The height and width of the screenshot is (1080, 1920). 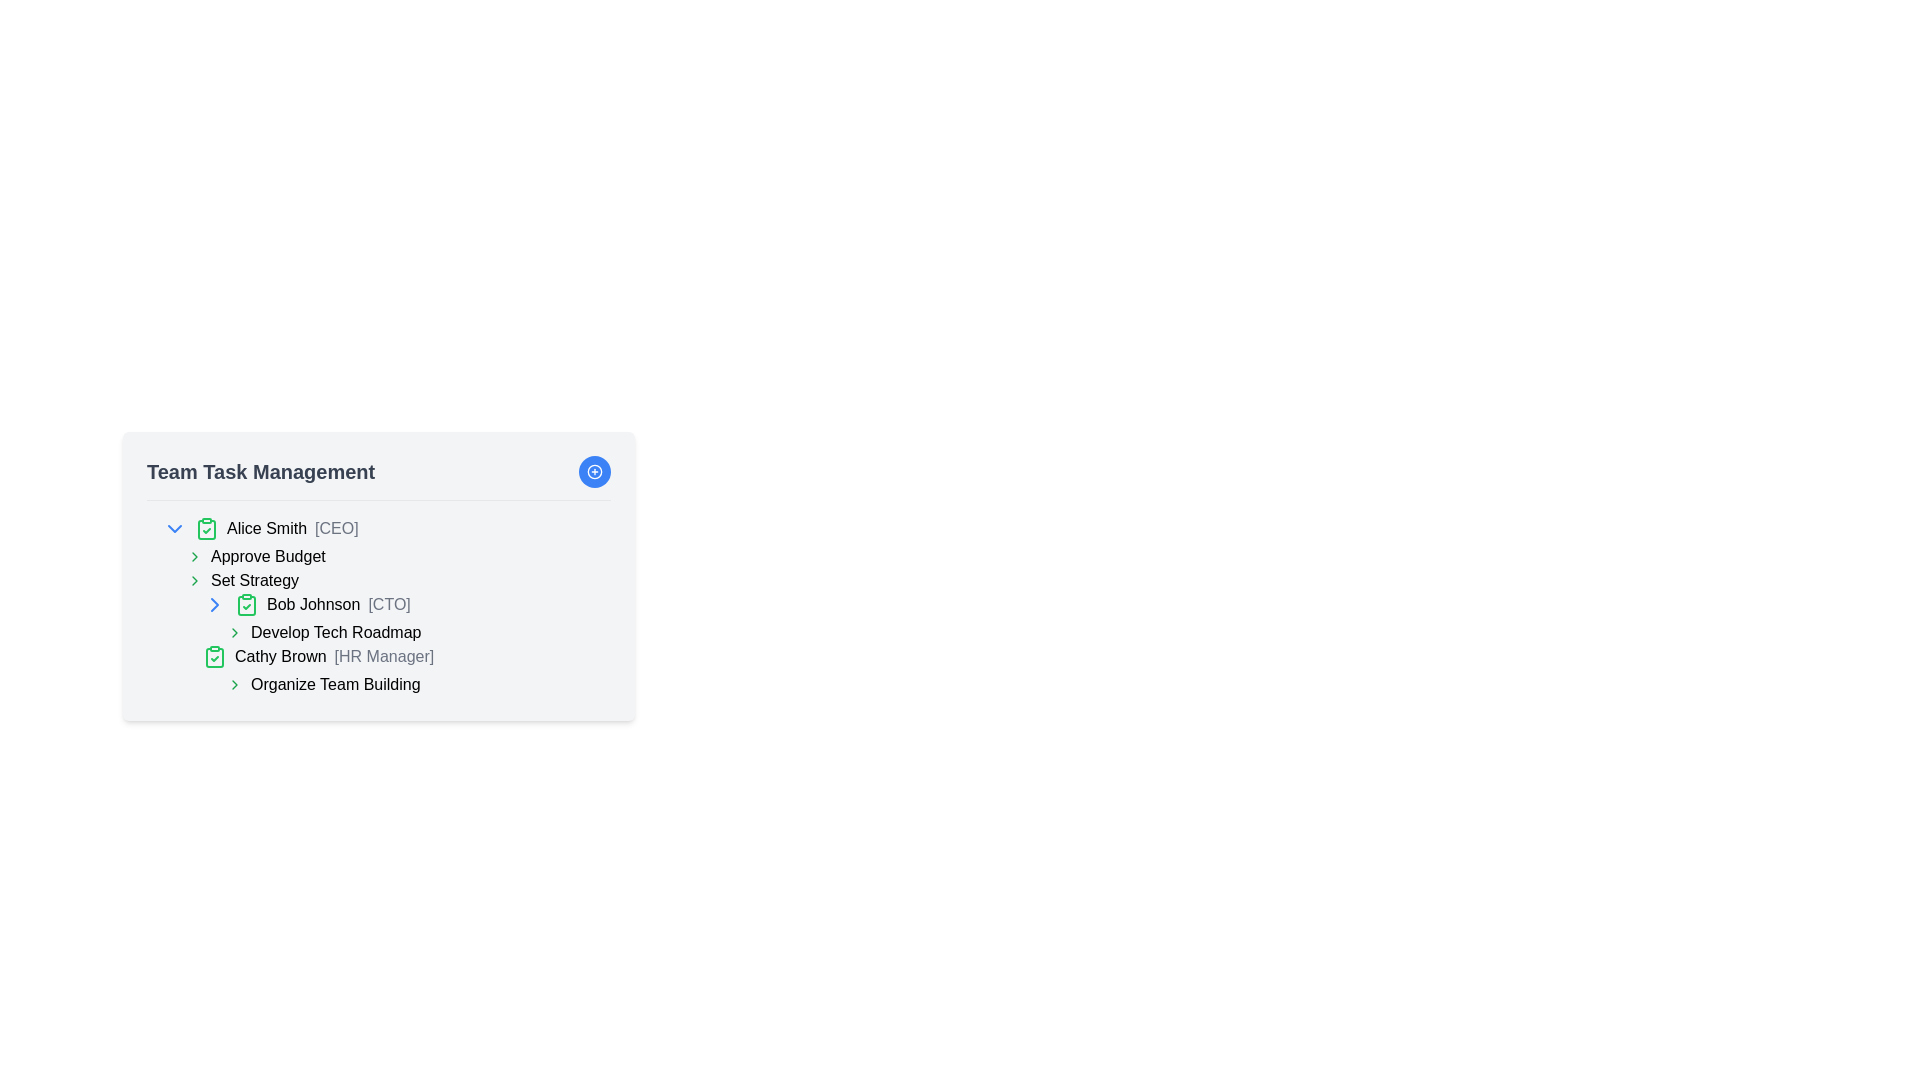 What do you see at coordinates (215, 604) in the screenshot?
I see `the right-chevron icon beside 'Bob Johnson [CTO]' in the 'Team Task Management' section for navigational purposes` at bounding box center [215, 604].